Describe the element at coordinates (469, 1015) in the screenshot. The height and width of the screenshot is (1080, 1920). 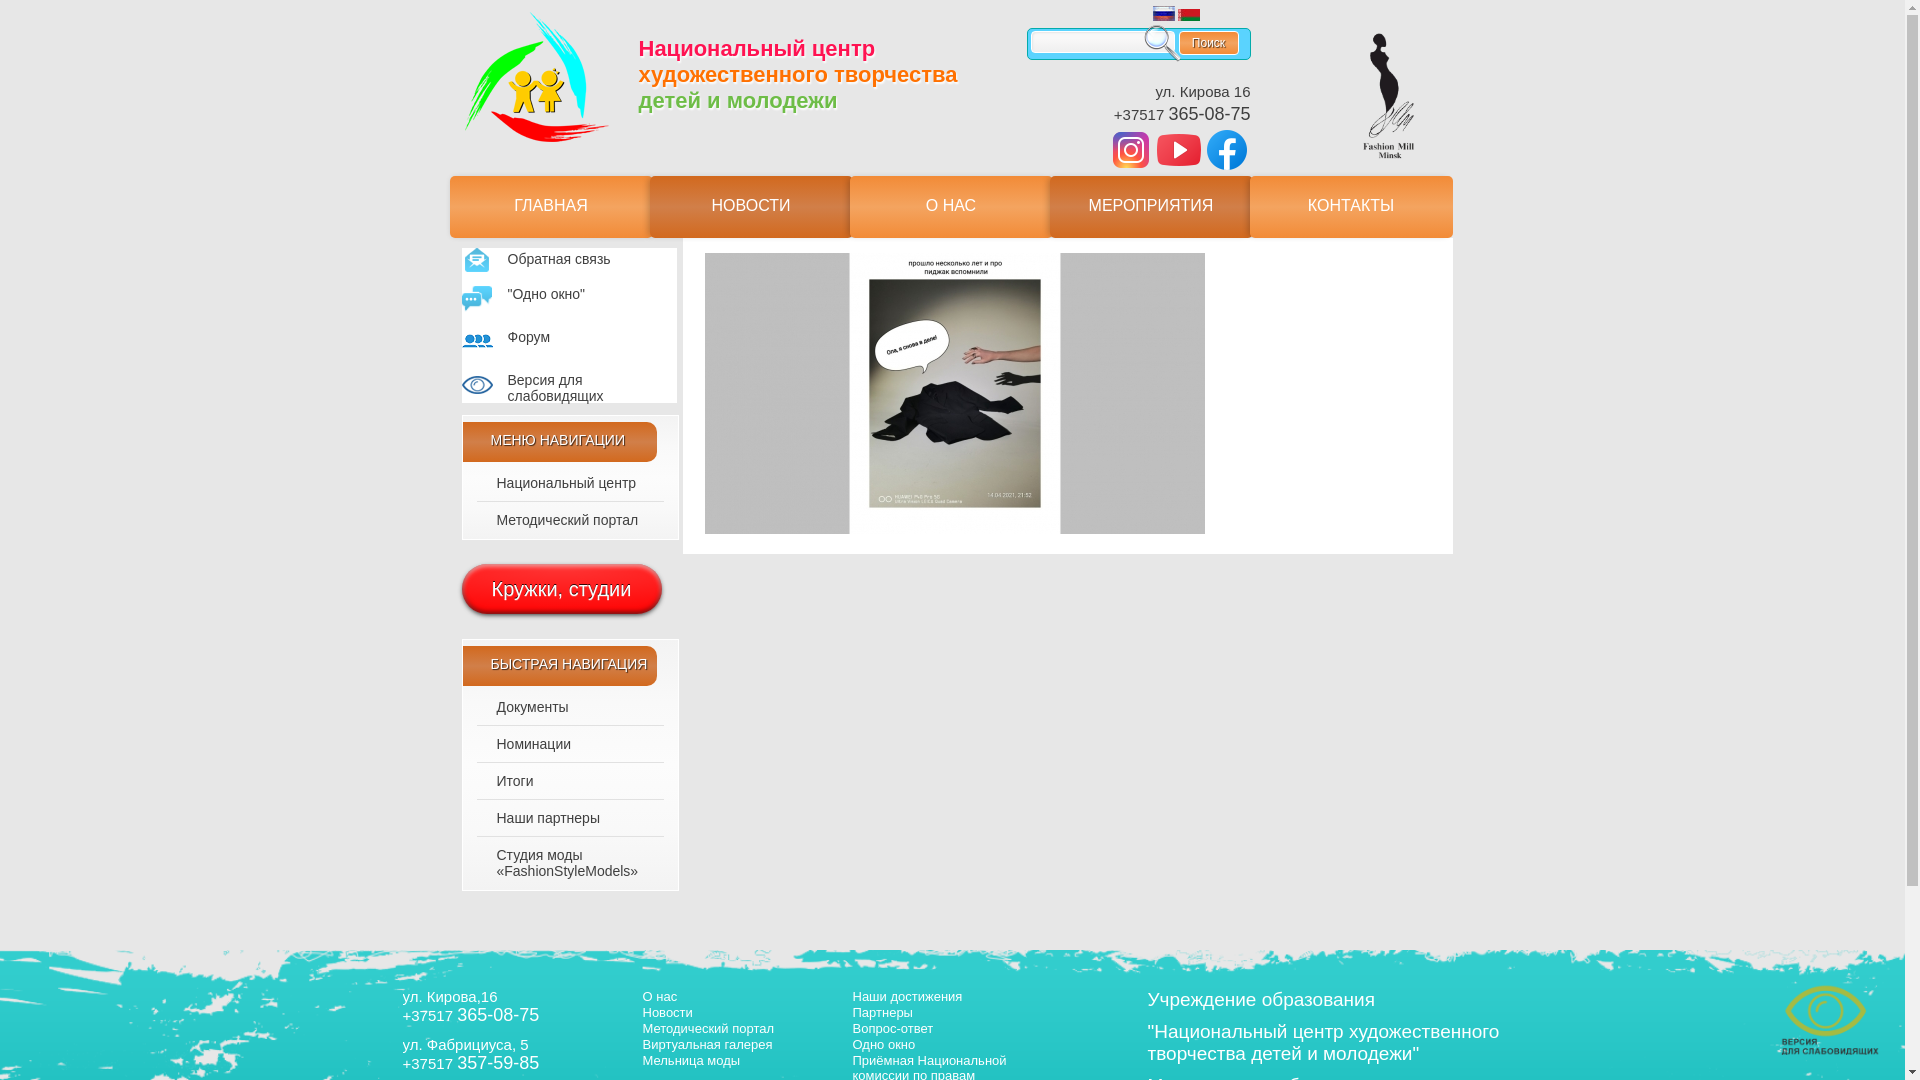
I see `'+37517 365-08-75'` at that location.